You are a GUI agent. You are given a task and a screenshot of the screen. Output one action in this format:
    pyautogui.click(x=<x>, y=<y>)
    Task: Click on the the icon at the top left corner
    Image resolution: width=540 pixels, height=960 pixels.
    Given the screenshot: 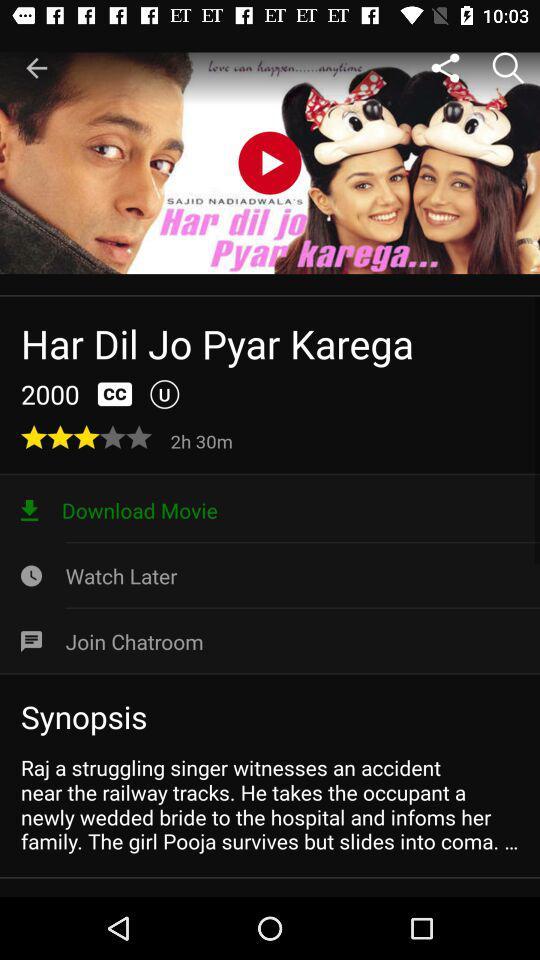 What is the action you would take?
    pyautogui.click(x=36, y=68)
    